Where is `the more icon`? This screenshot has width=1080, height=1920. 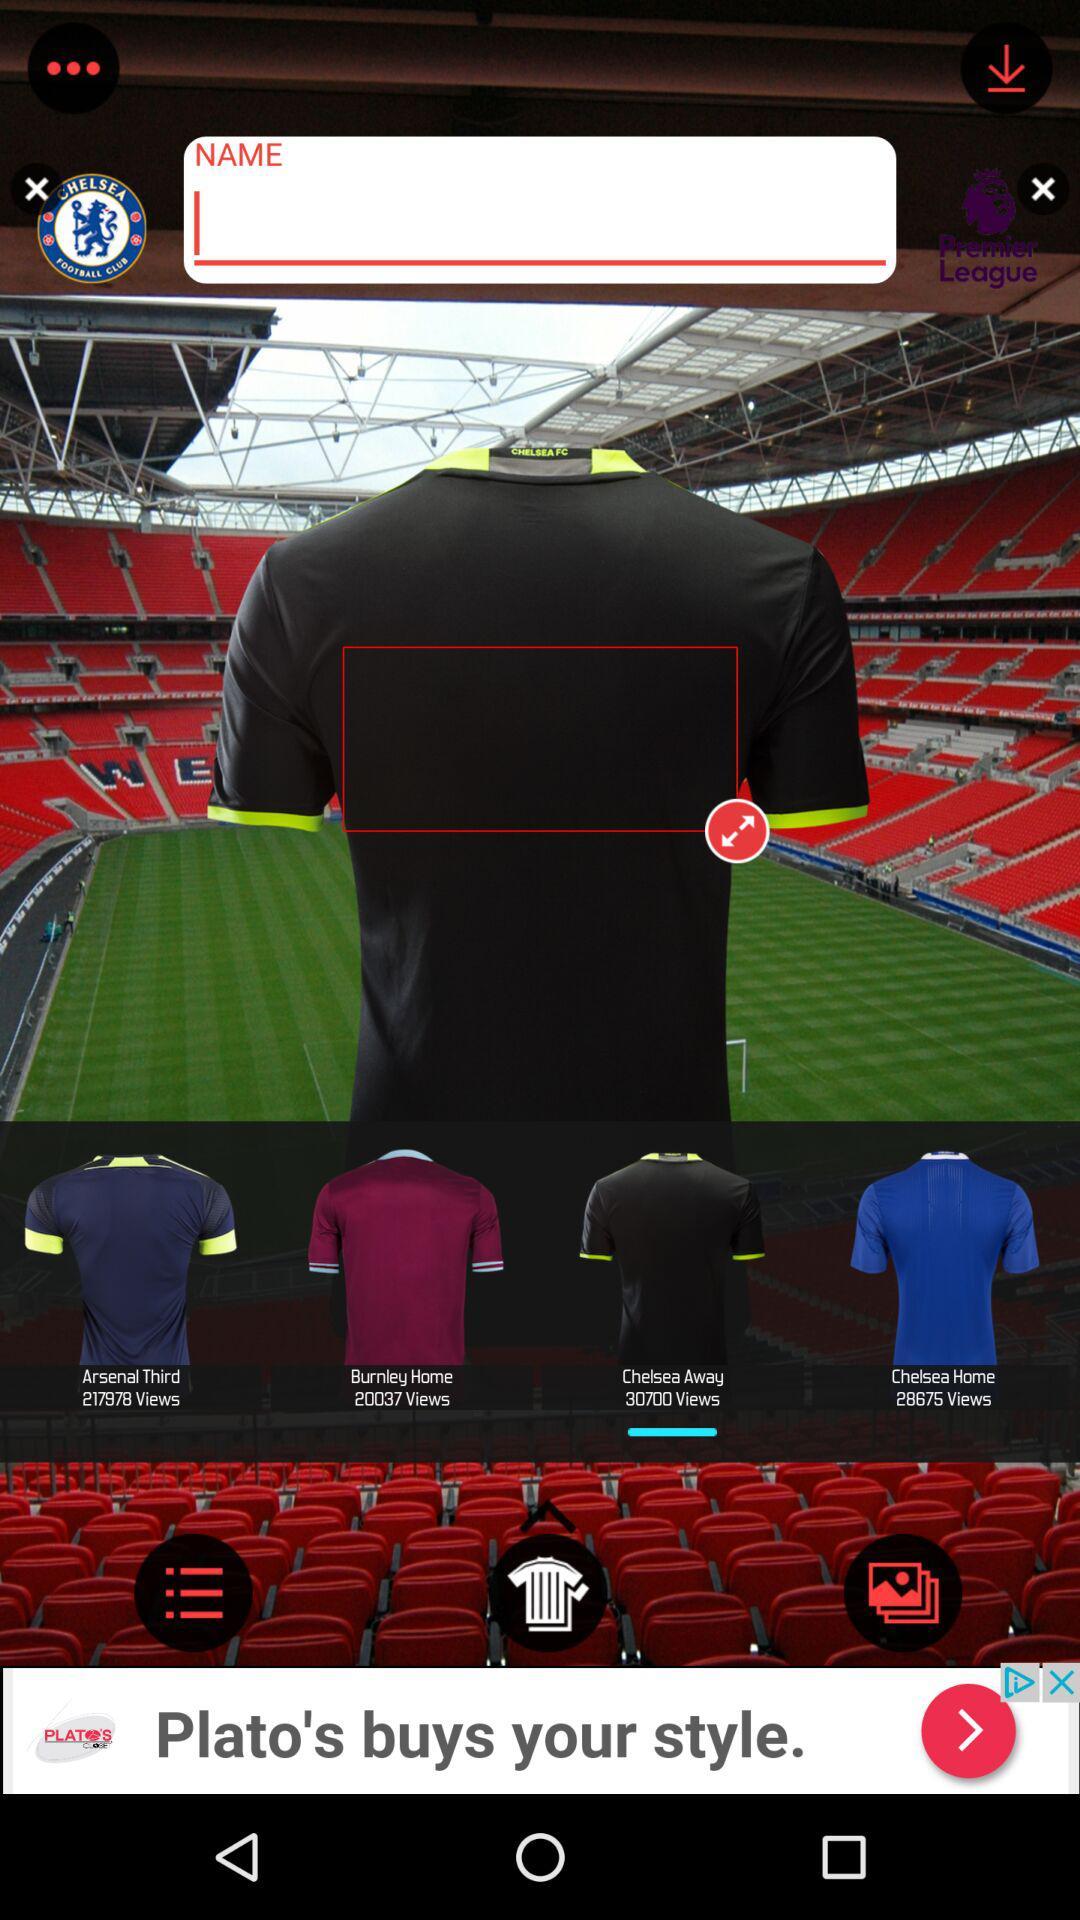 the more icon is located at coordinates (193, 1703).